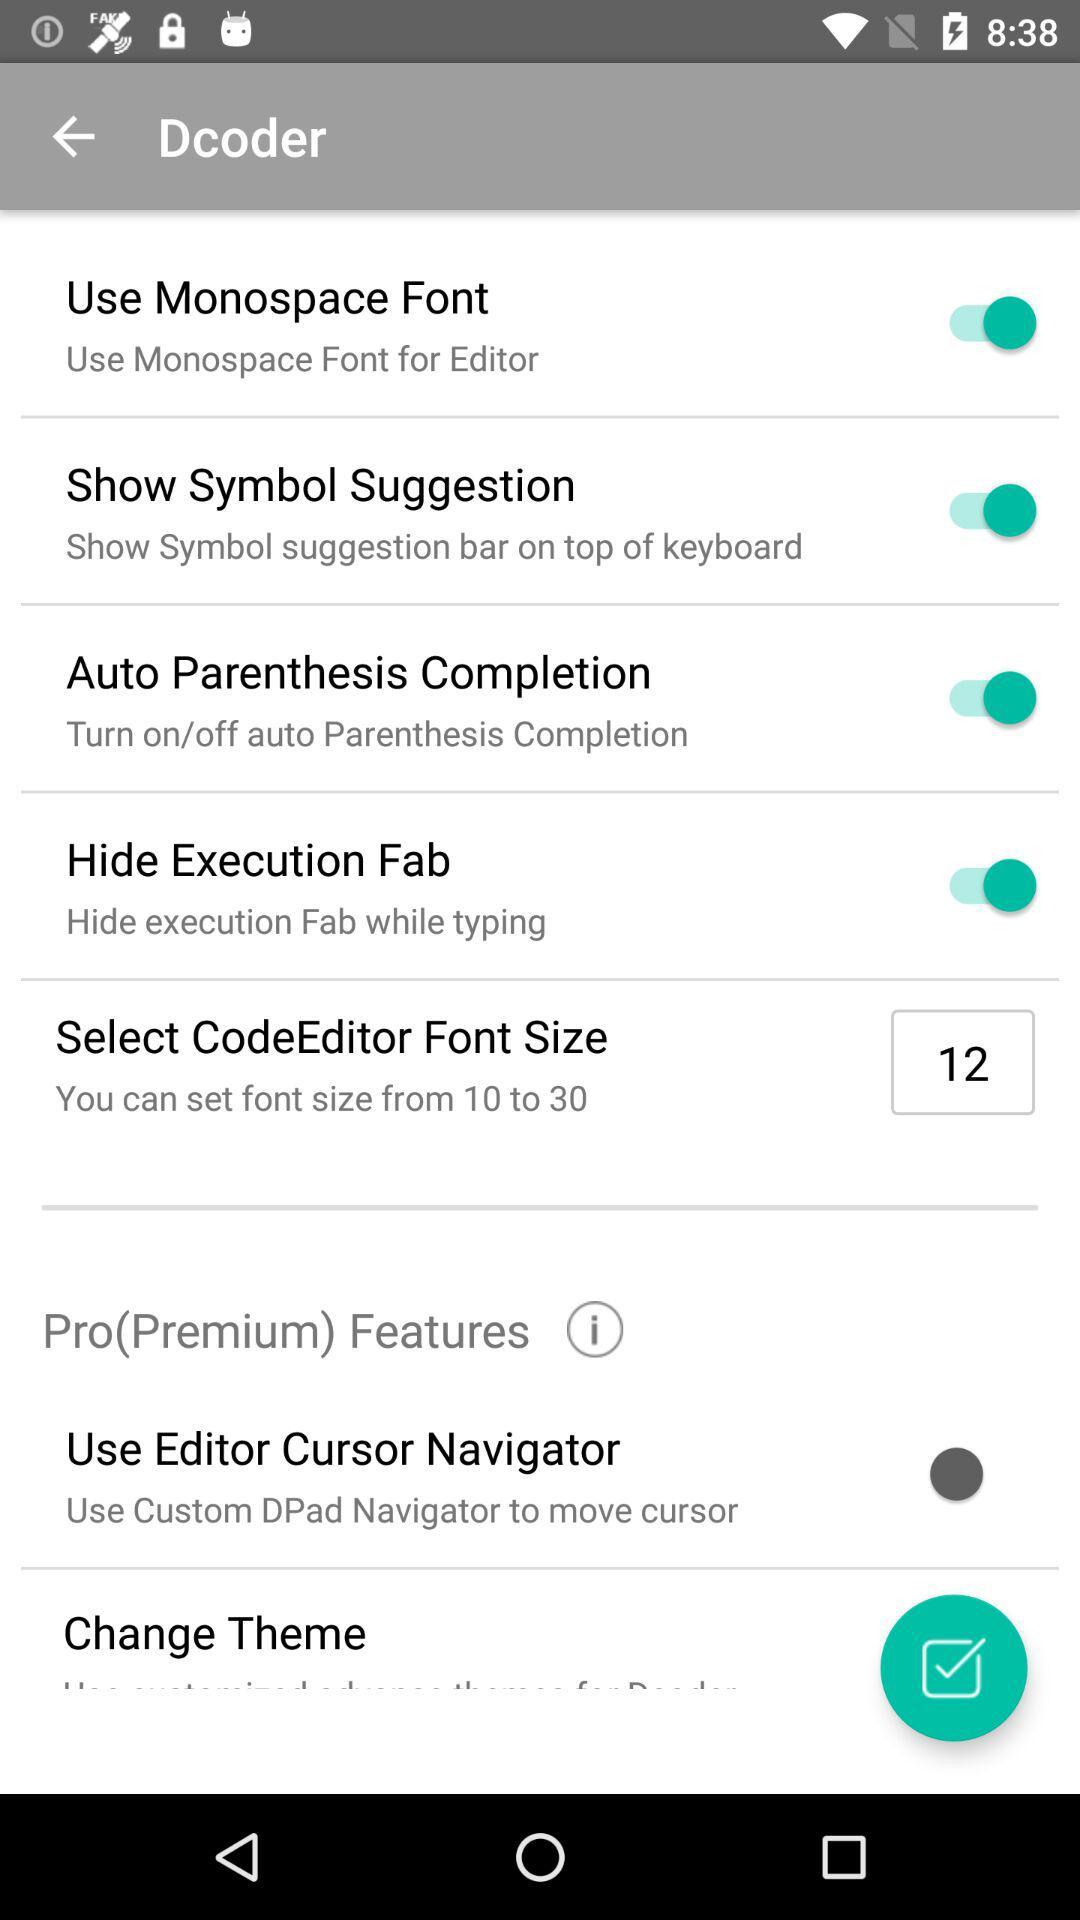 The image size is (1080, 1920). Describe the element at coordinates (952, 1667) in the screenshot. I see `the check icon` at that location.